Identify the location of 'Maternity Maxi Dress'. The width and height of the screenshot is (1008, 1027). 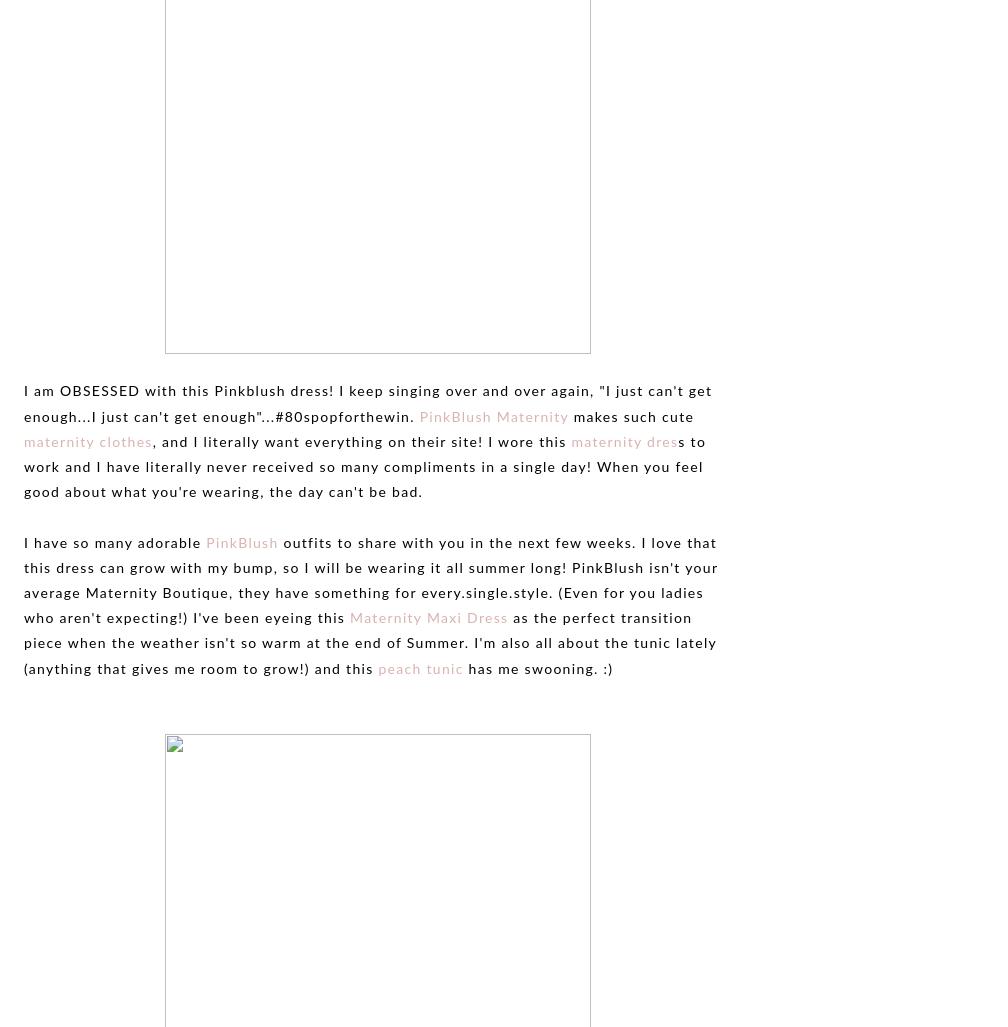
(429, 618).